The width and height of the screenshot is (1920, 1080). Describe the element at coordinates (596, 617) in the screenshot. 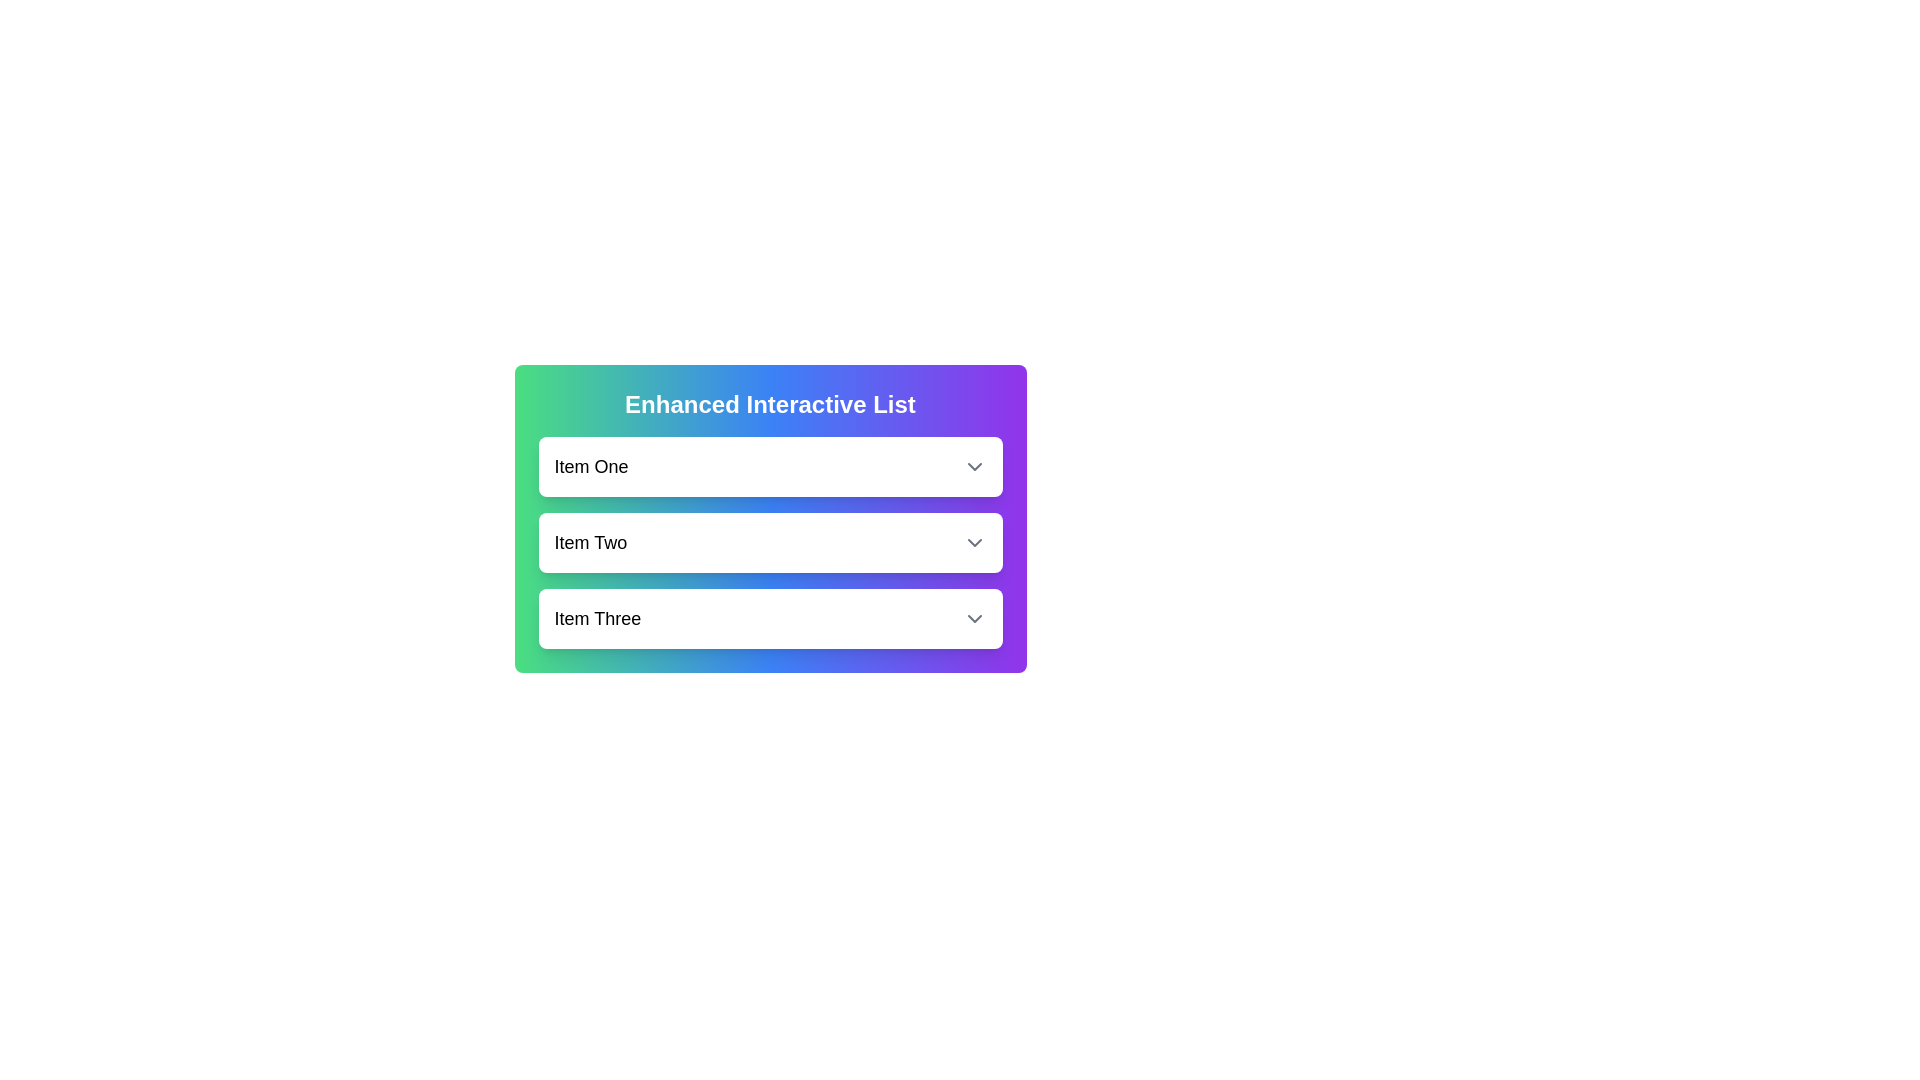

I see `the text label that displays the third item in a vertically stacked list, which is aligned with a downward chevron icon on its right` at that location.